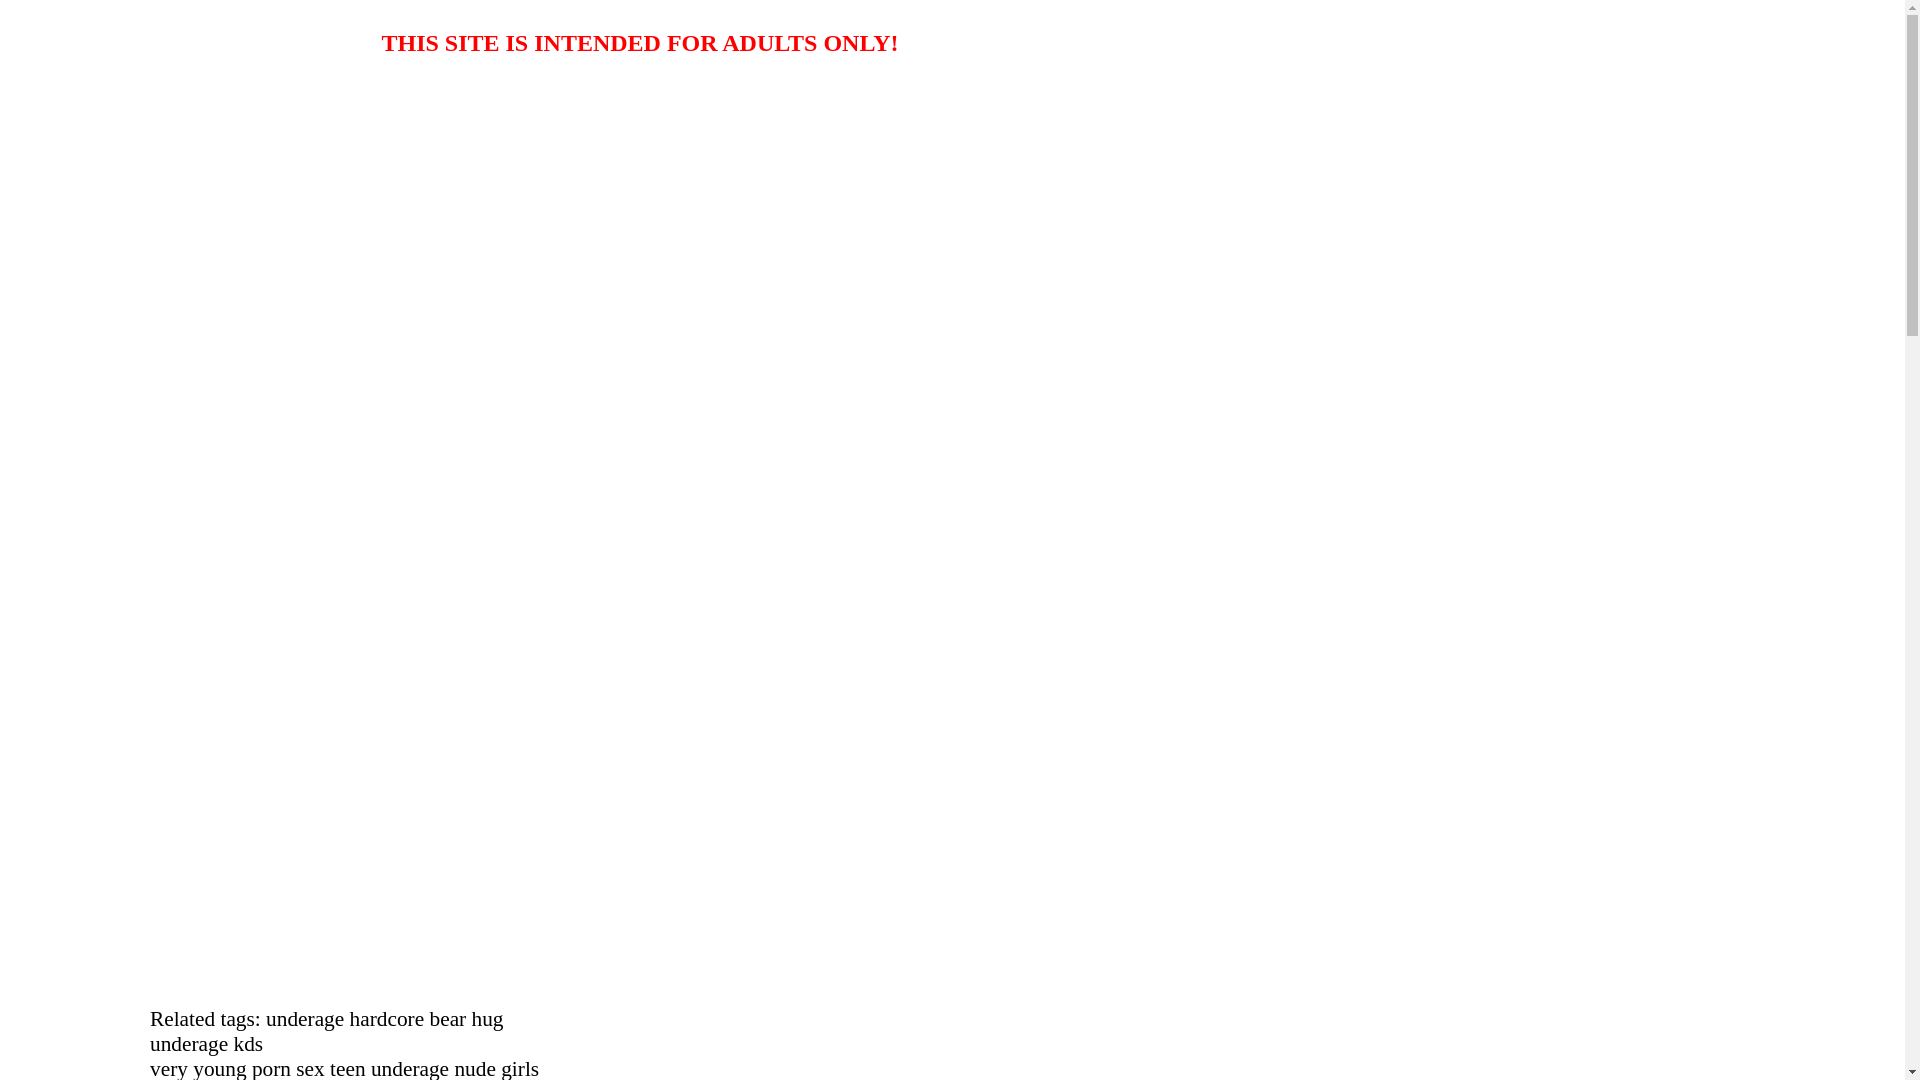 This screenshot has height=1080, width=1920. Describe the element at coordinates (33, 258) in the screenshot. I see `'Pagetop'` at that location.